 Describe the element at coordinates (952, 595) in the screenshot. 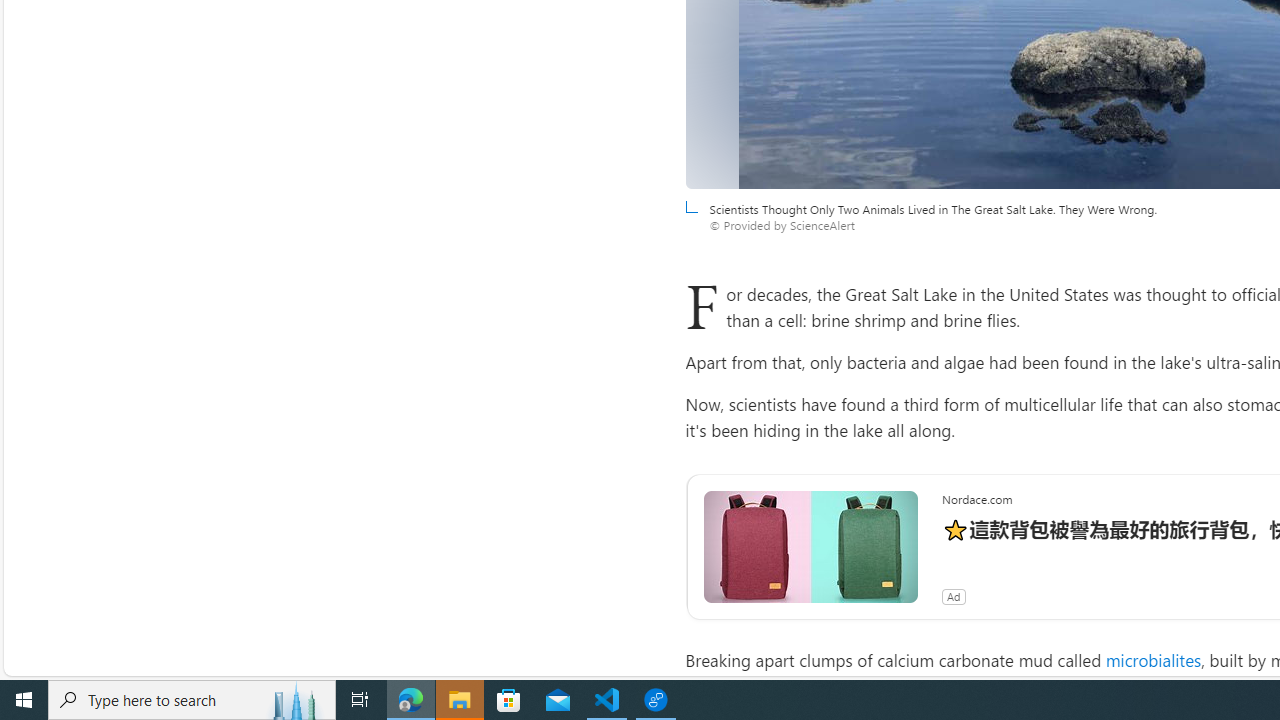

I see `'Ad'` at that location.